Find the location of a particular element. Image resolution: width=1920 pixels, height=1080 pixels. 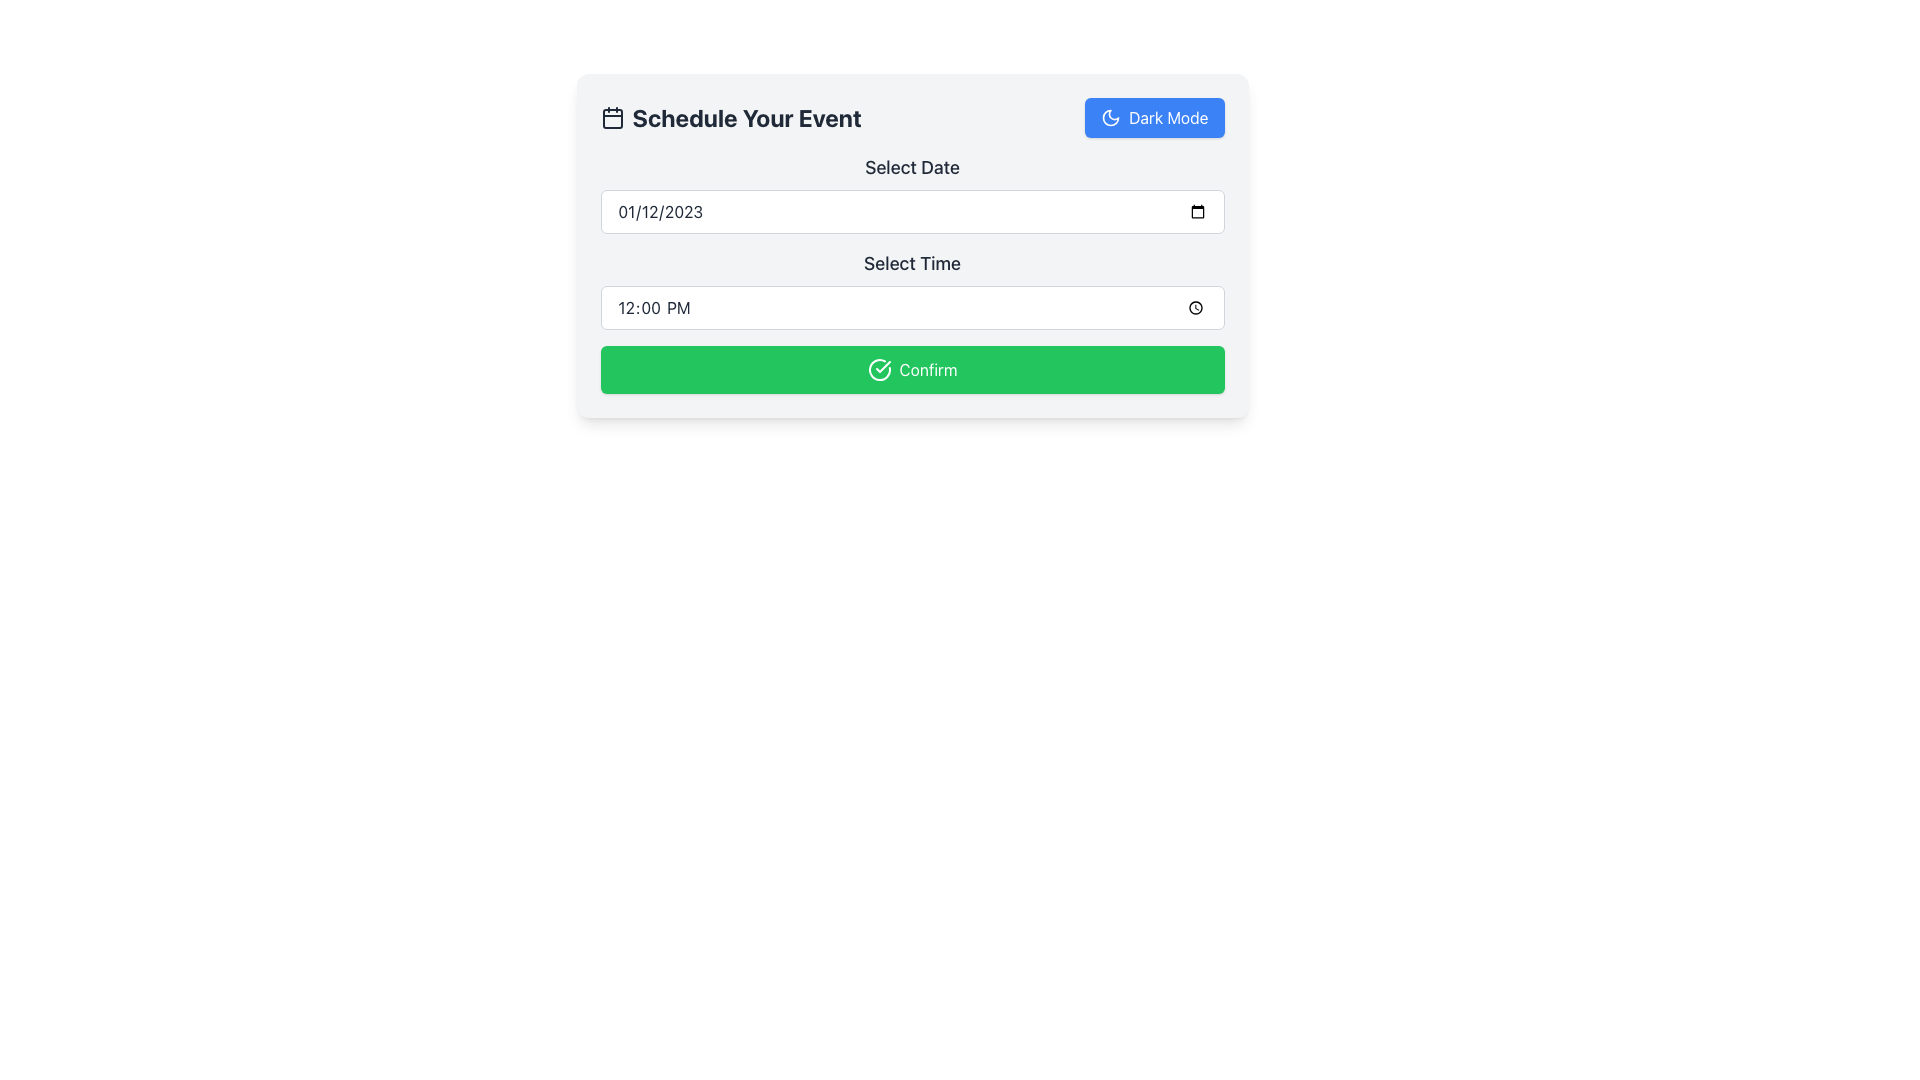

the heading element that displays 'Schedule Your Event' with a calendar icon, located in the header section of the scheduling interface is located at coordinates (730, 118).